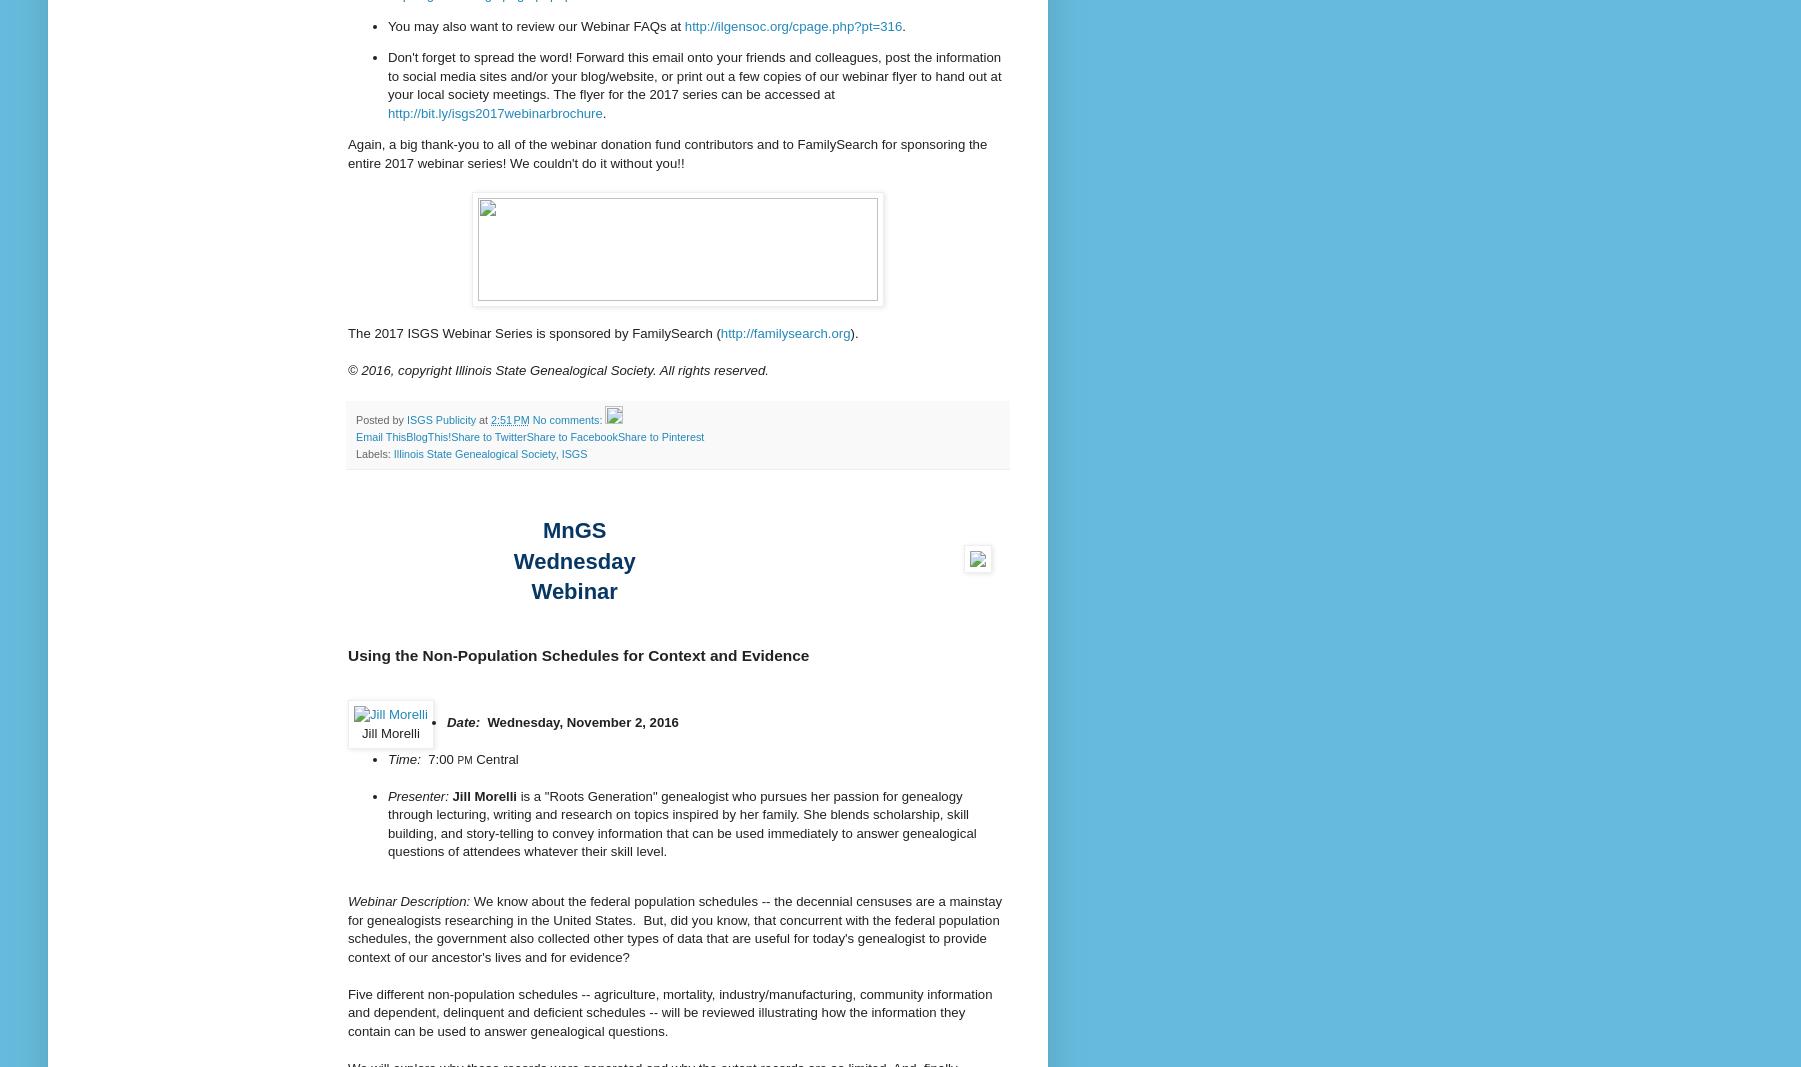  Describe the element at coordinates (510, 418) in the screenshot. I see `'2:51 PM'` at that location.